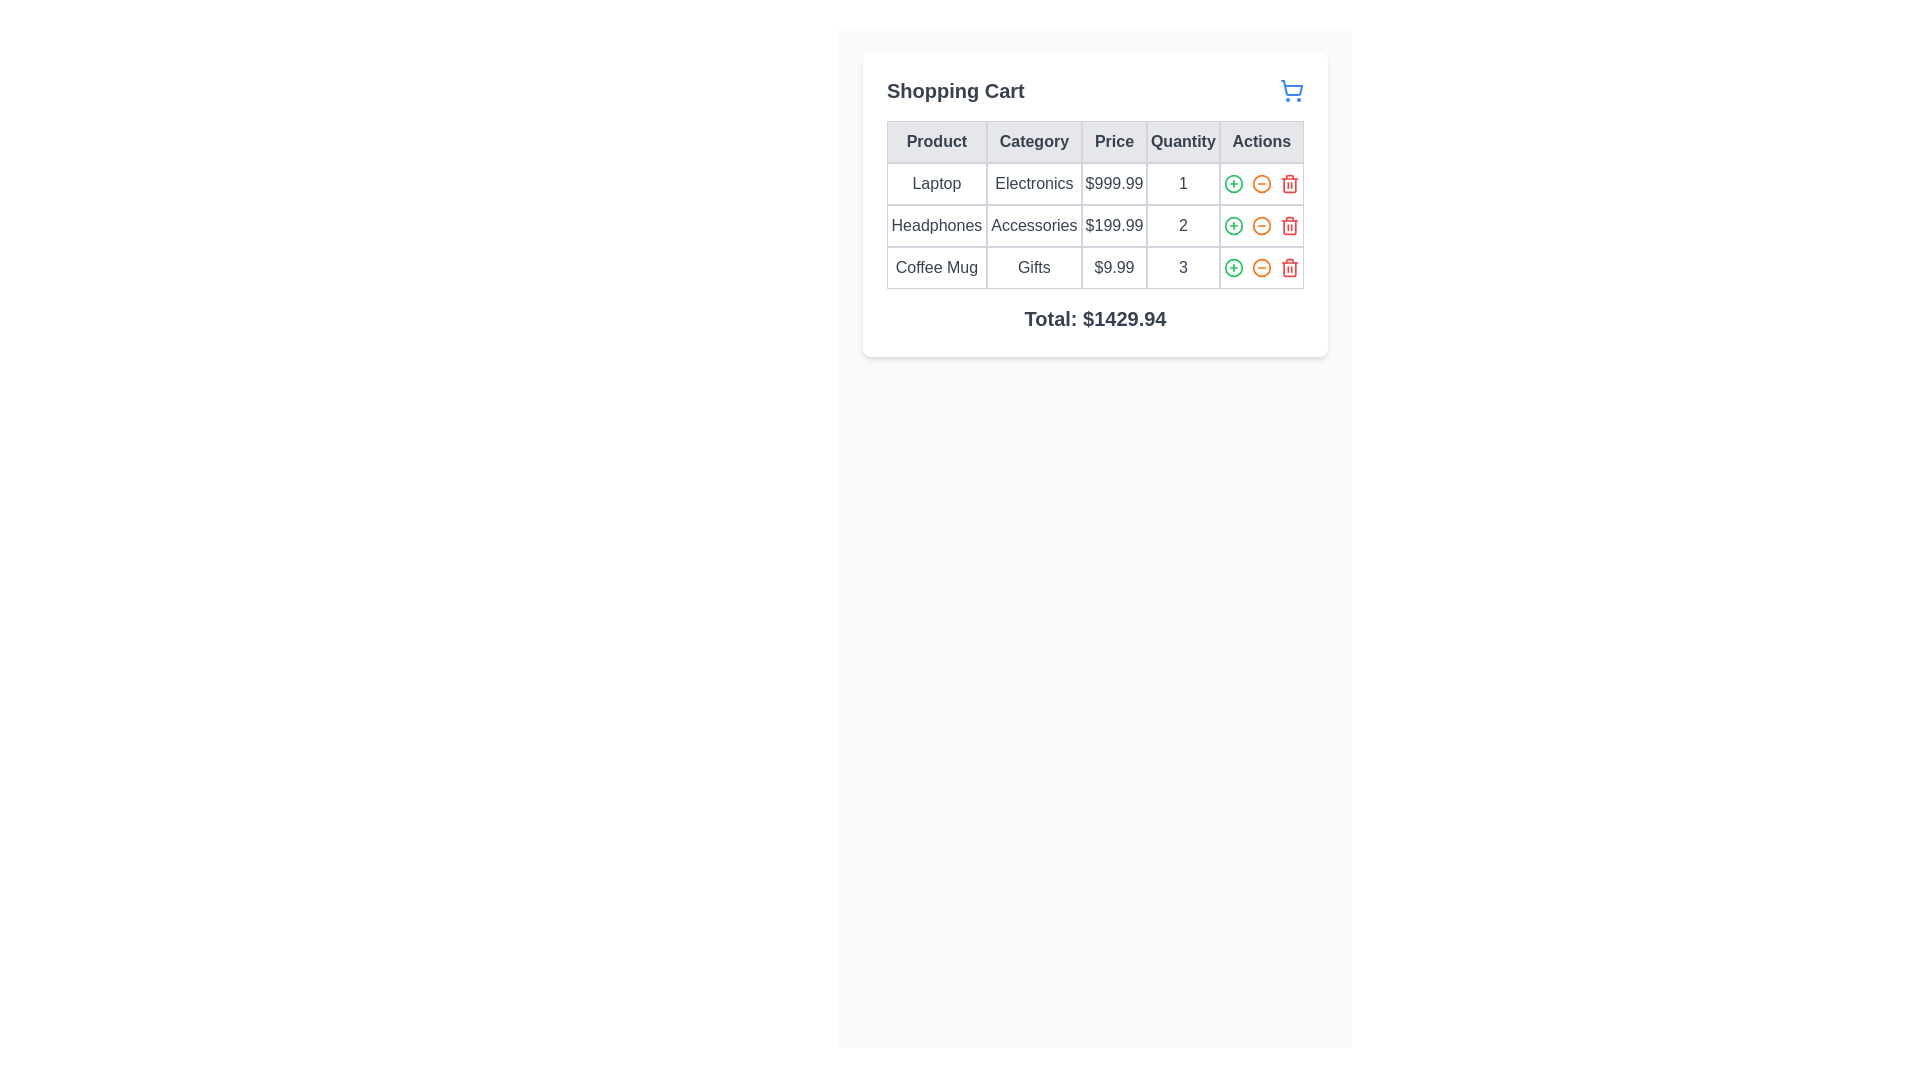  I want to click on the button for reducing the product quantity in the shopping cart, so click(1260, 184).